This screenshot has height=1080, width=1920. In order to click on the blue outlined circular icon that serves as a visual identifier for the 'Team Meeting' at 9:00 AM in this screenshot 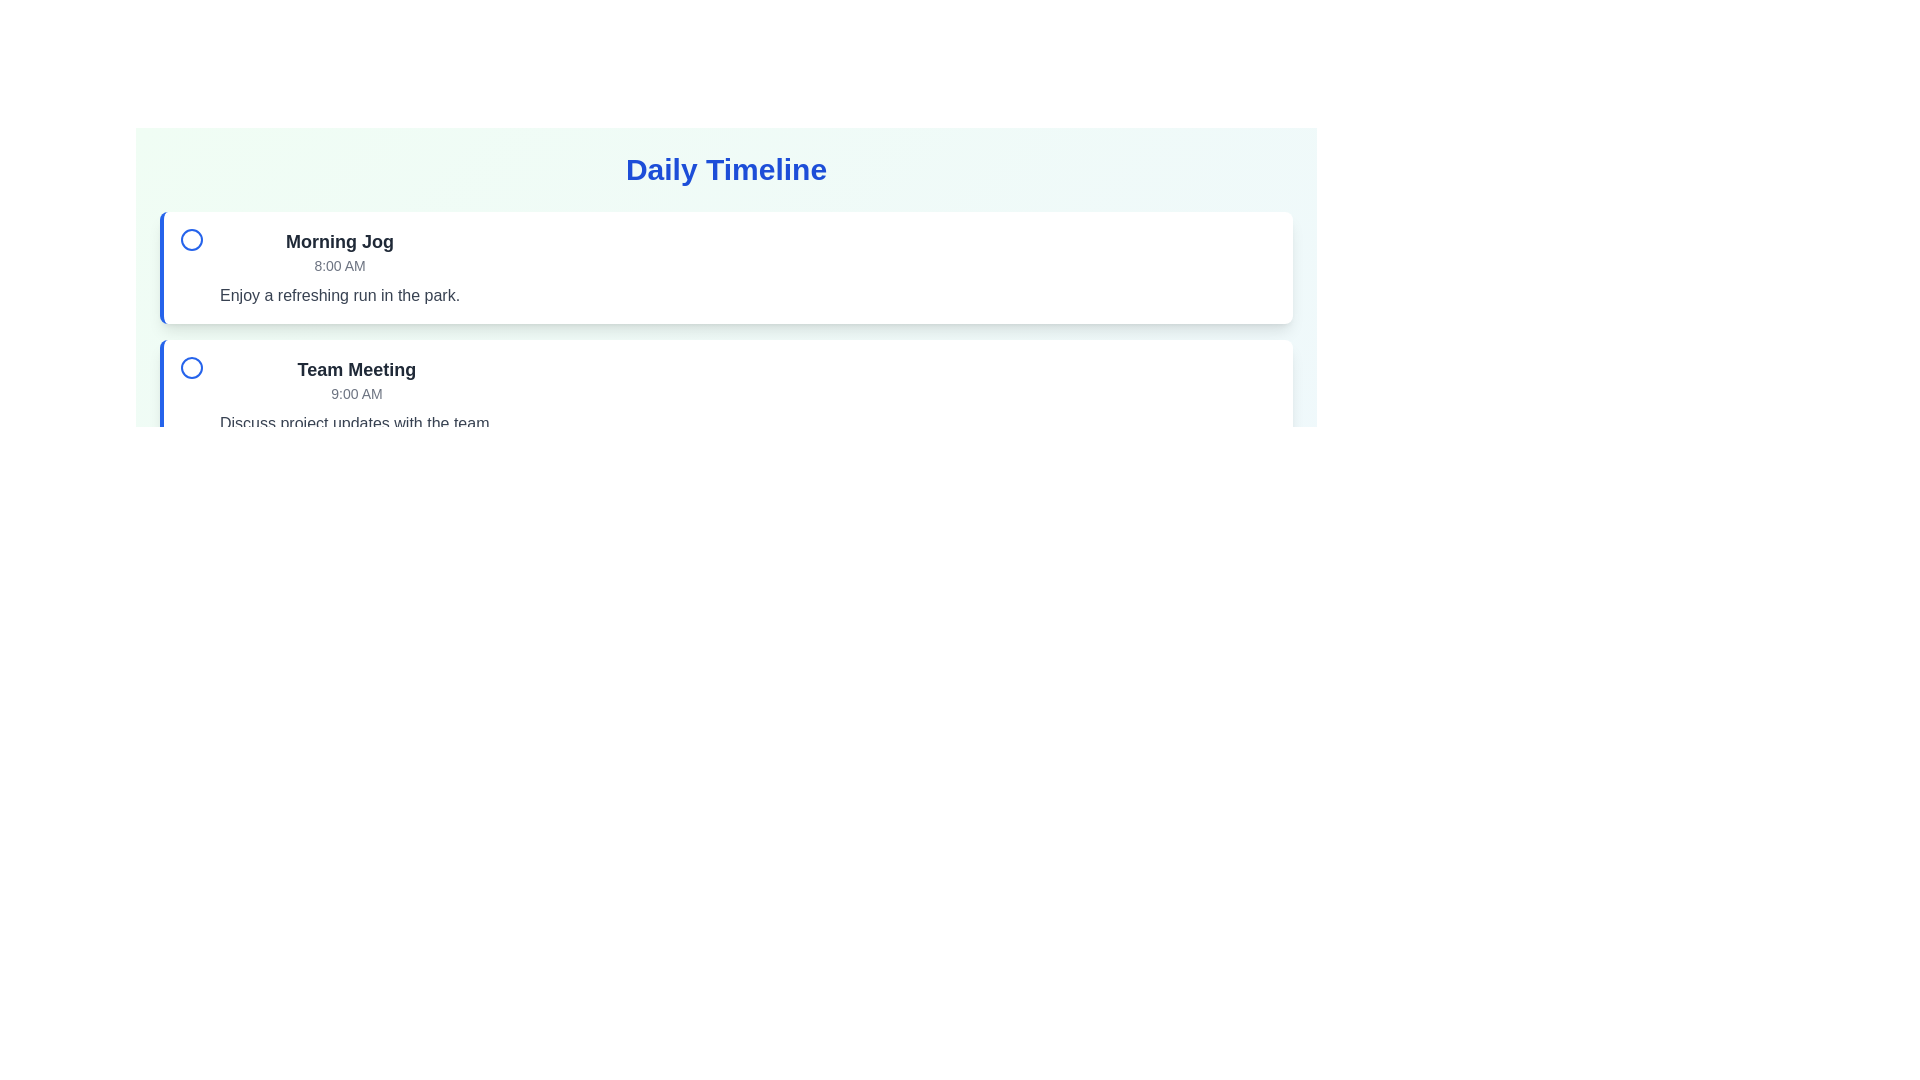, I will do `click(192, 367)`.